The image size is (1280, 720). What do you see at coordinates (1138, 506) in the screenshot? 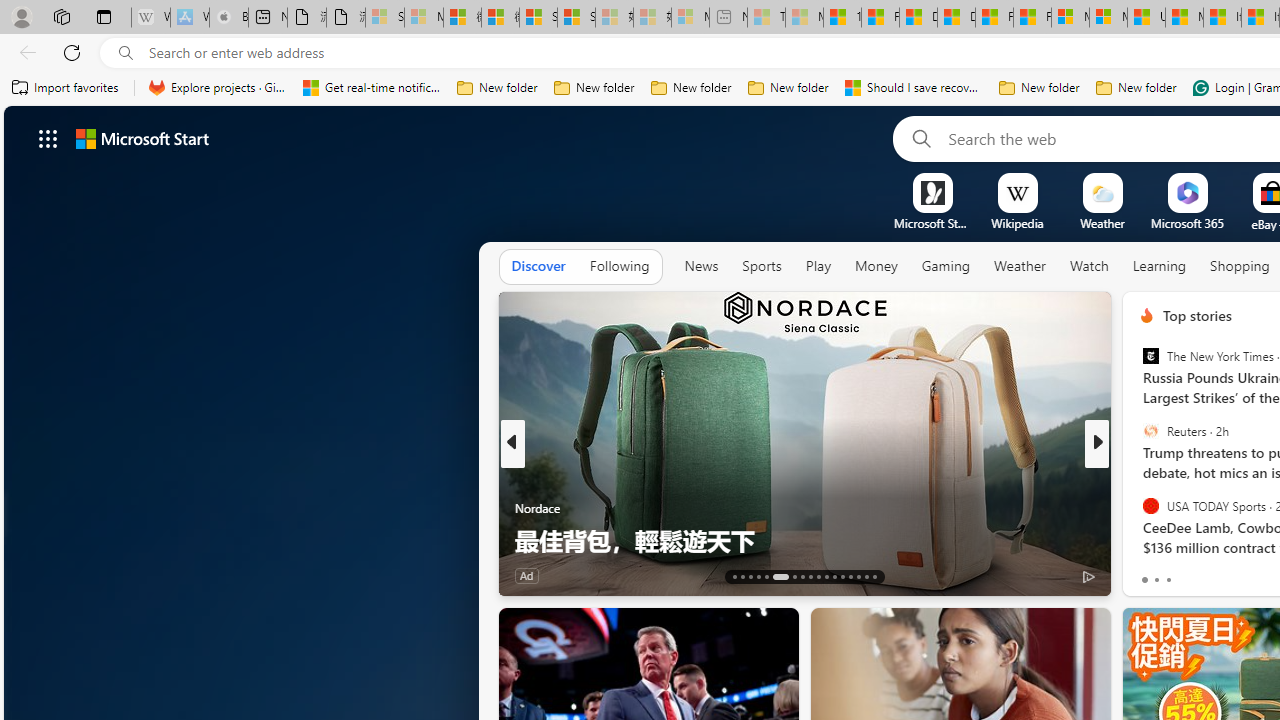
I see `'Hey She Thrives'` at bounding box center [1138, 506].